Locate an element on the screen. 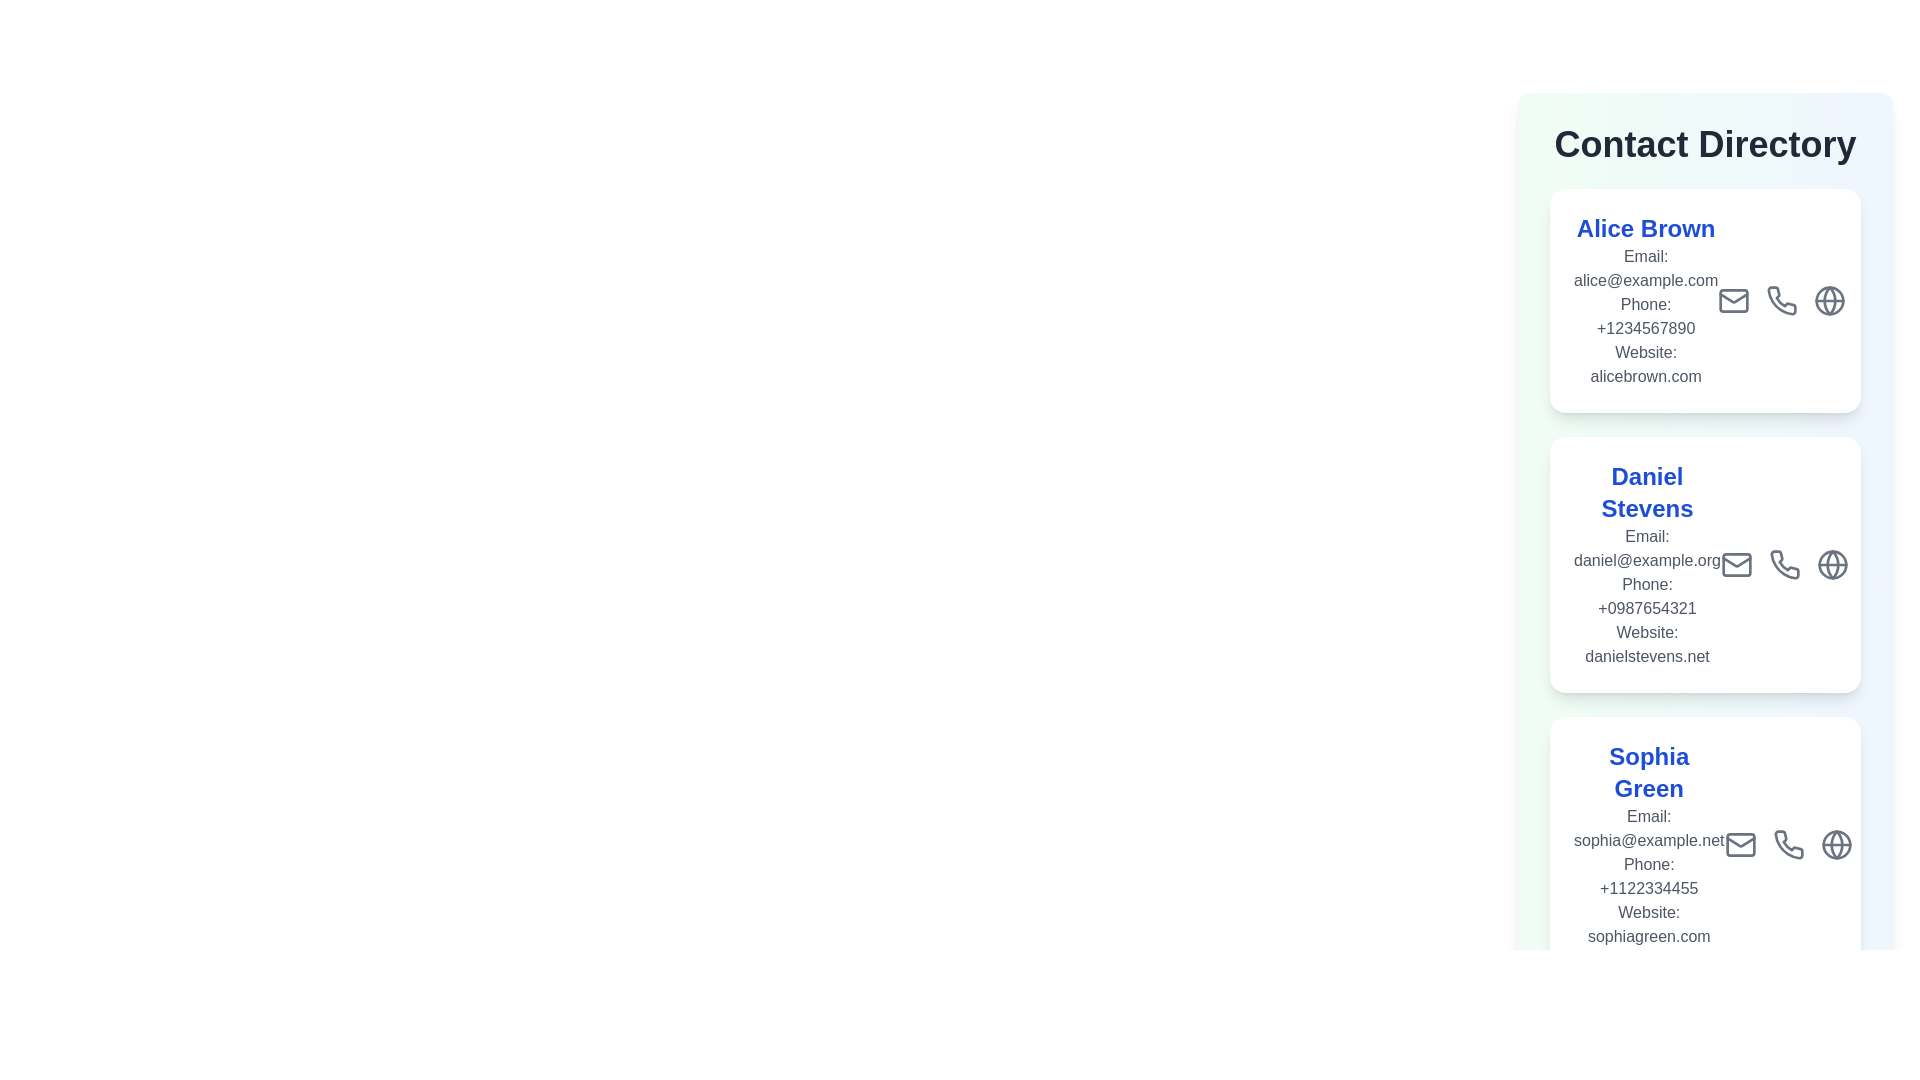  the text element corresponding to Sophia Green is located at coordinates (1649, 771).